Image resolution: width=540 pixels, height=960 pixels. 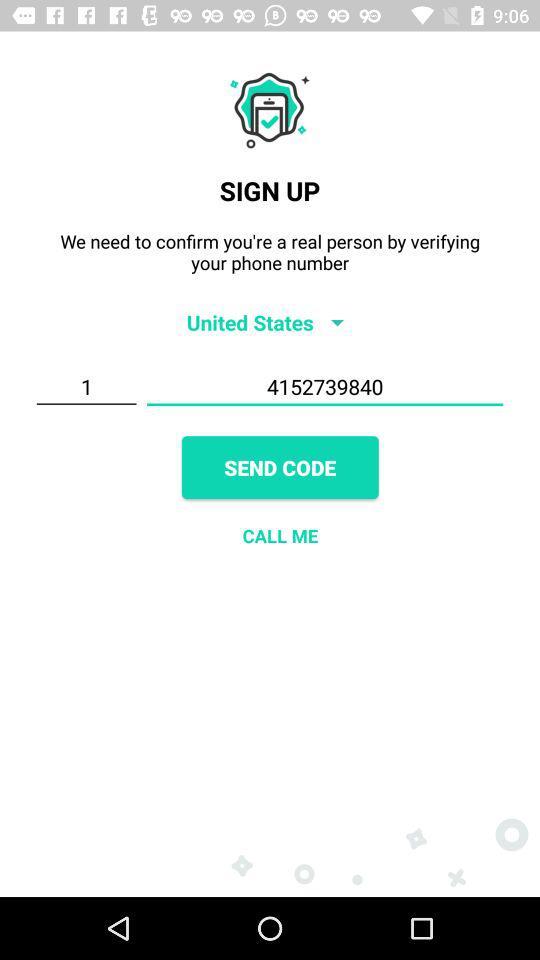 What do you see at coordinates (279, 467) in the screenshot?
I see `item below 4152739840` at bounding box center [279, 467].